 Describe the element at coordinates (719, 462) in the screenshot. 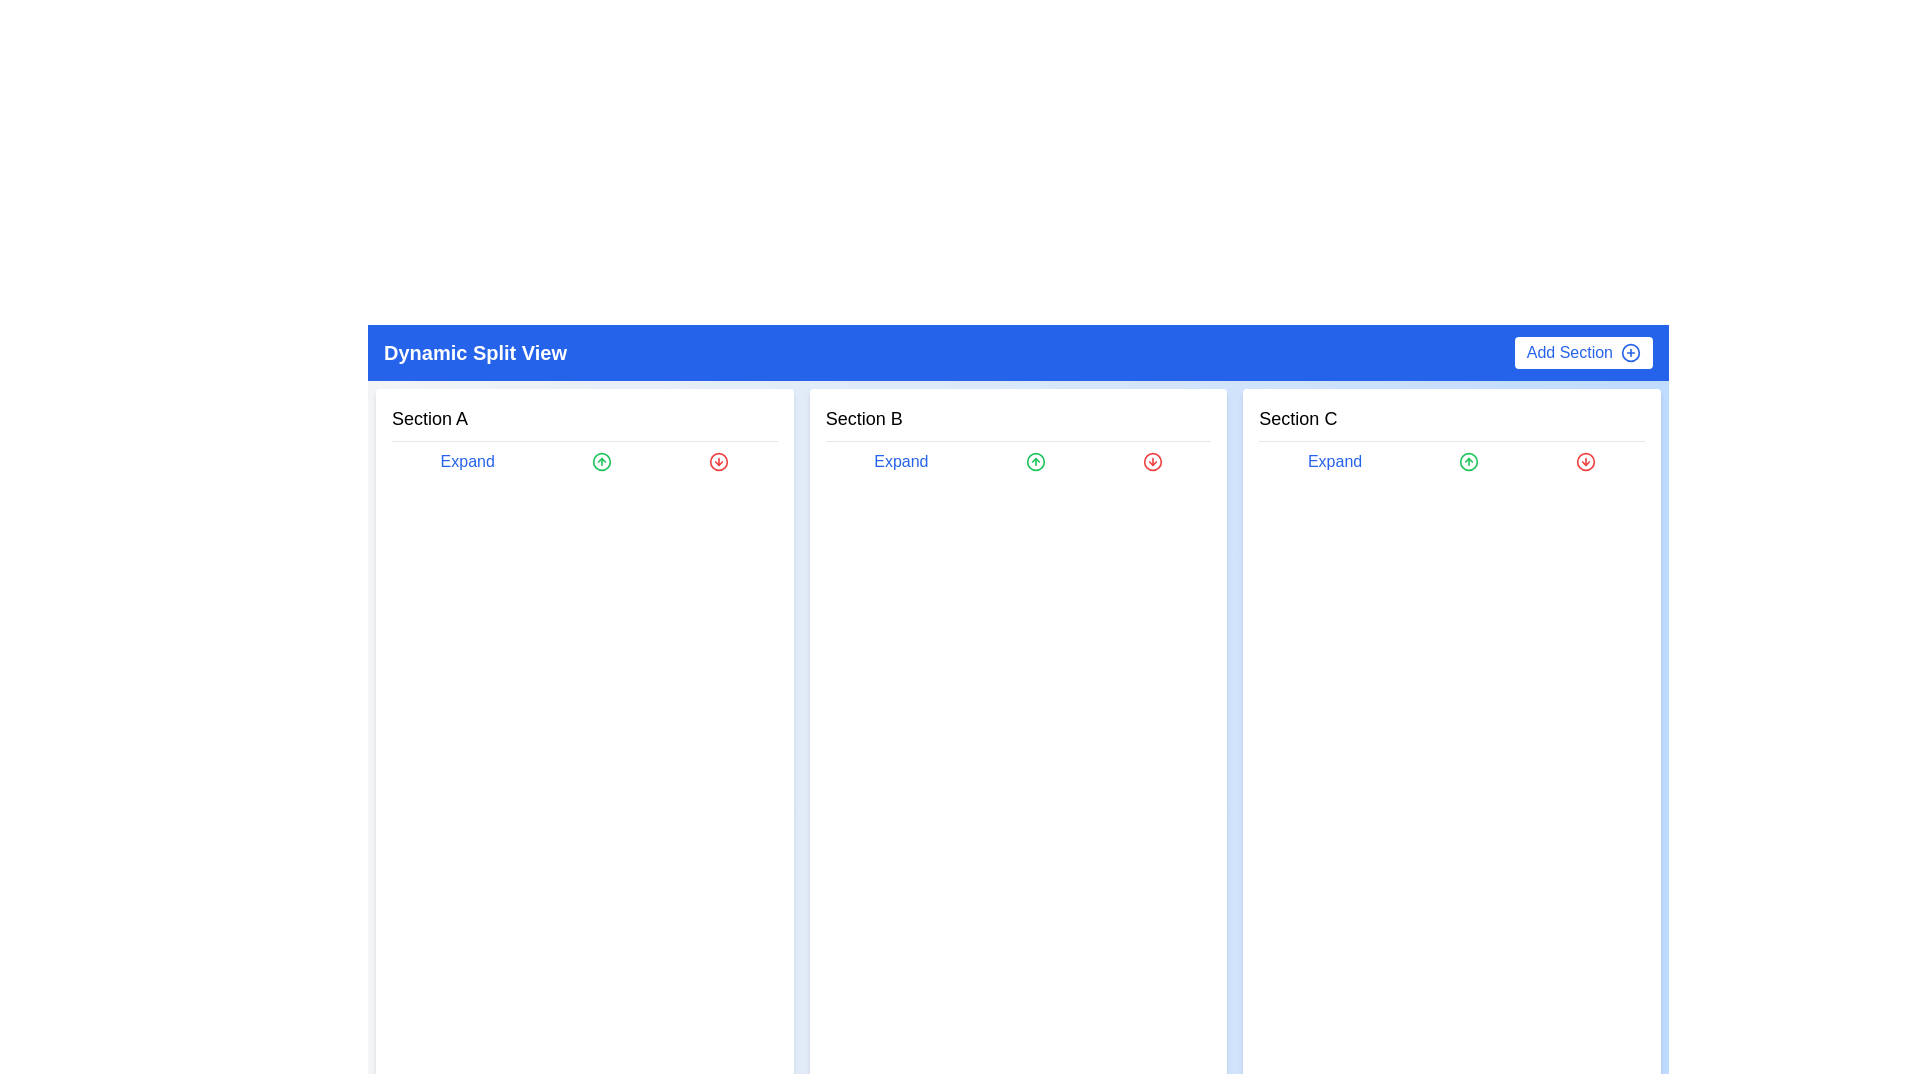

I see `the rightmost downward navigation icon located in the top-right part of the 'Section A' panel under the 'Dynamic Split View' header` at that location.